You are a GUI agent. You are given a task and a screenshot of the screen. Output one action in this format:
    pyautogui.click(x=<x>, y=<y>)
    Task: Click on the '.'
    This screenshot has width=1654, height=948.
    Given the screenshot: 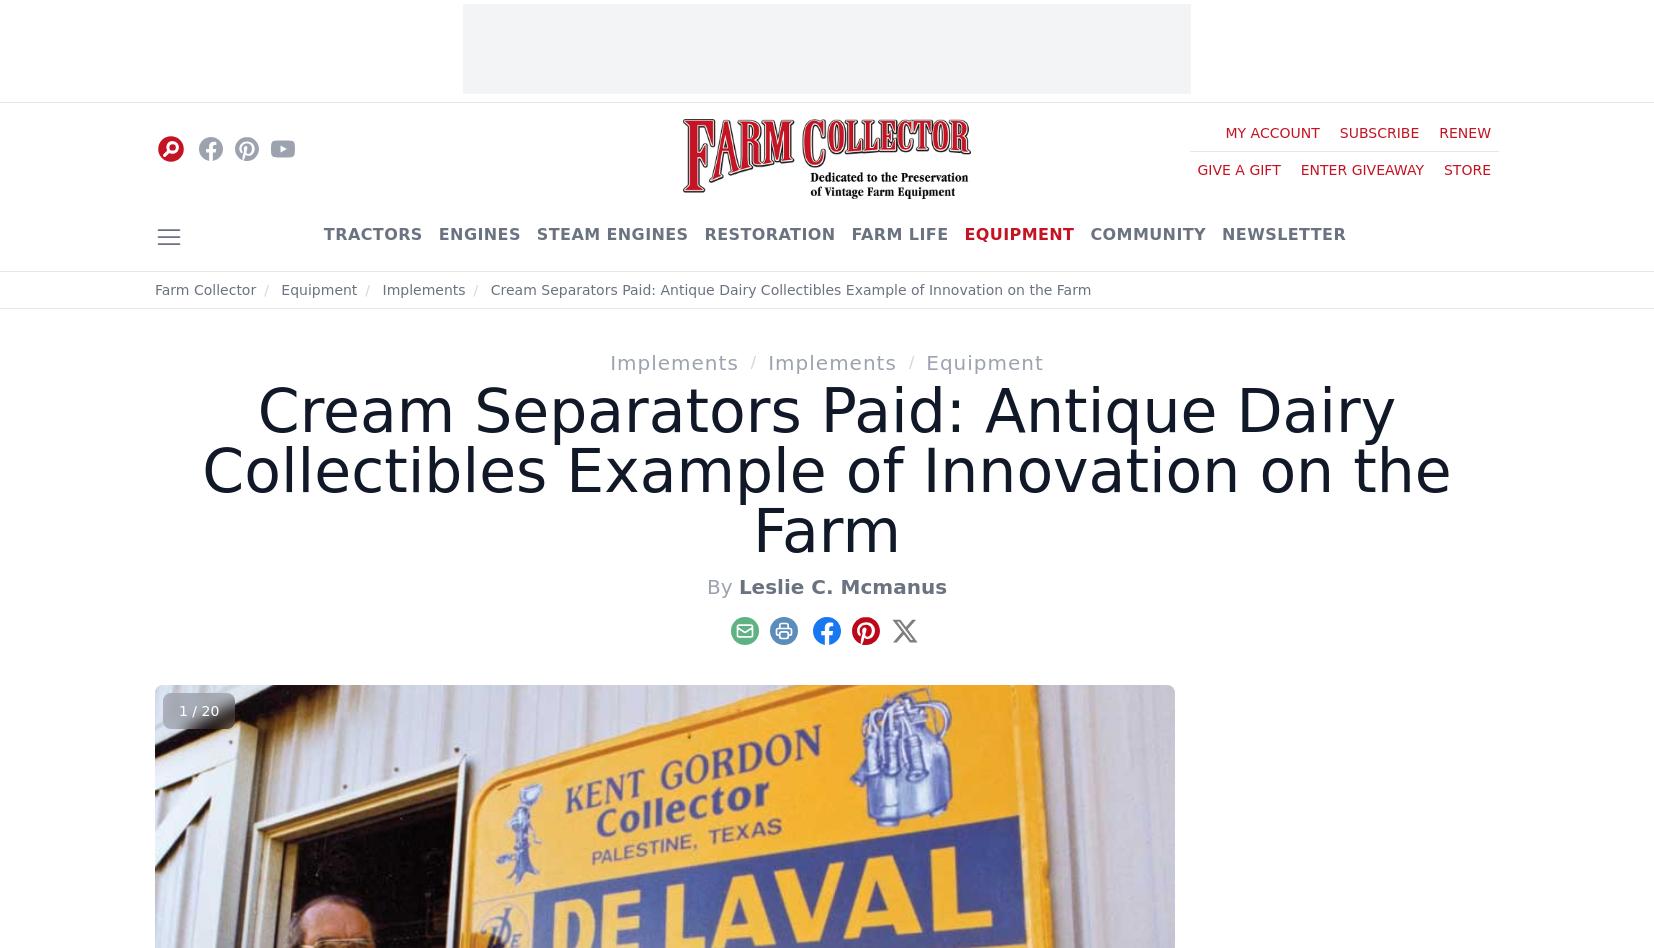 What is the action you would take?
    pyautogui.click(x=535, y=386)
    